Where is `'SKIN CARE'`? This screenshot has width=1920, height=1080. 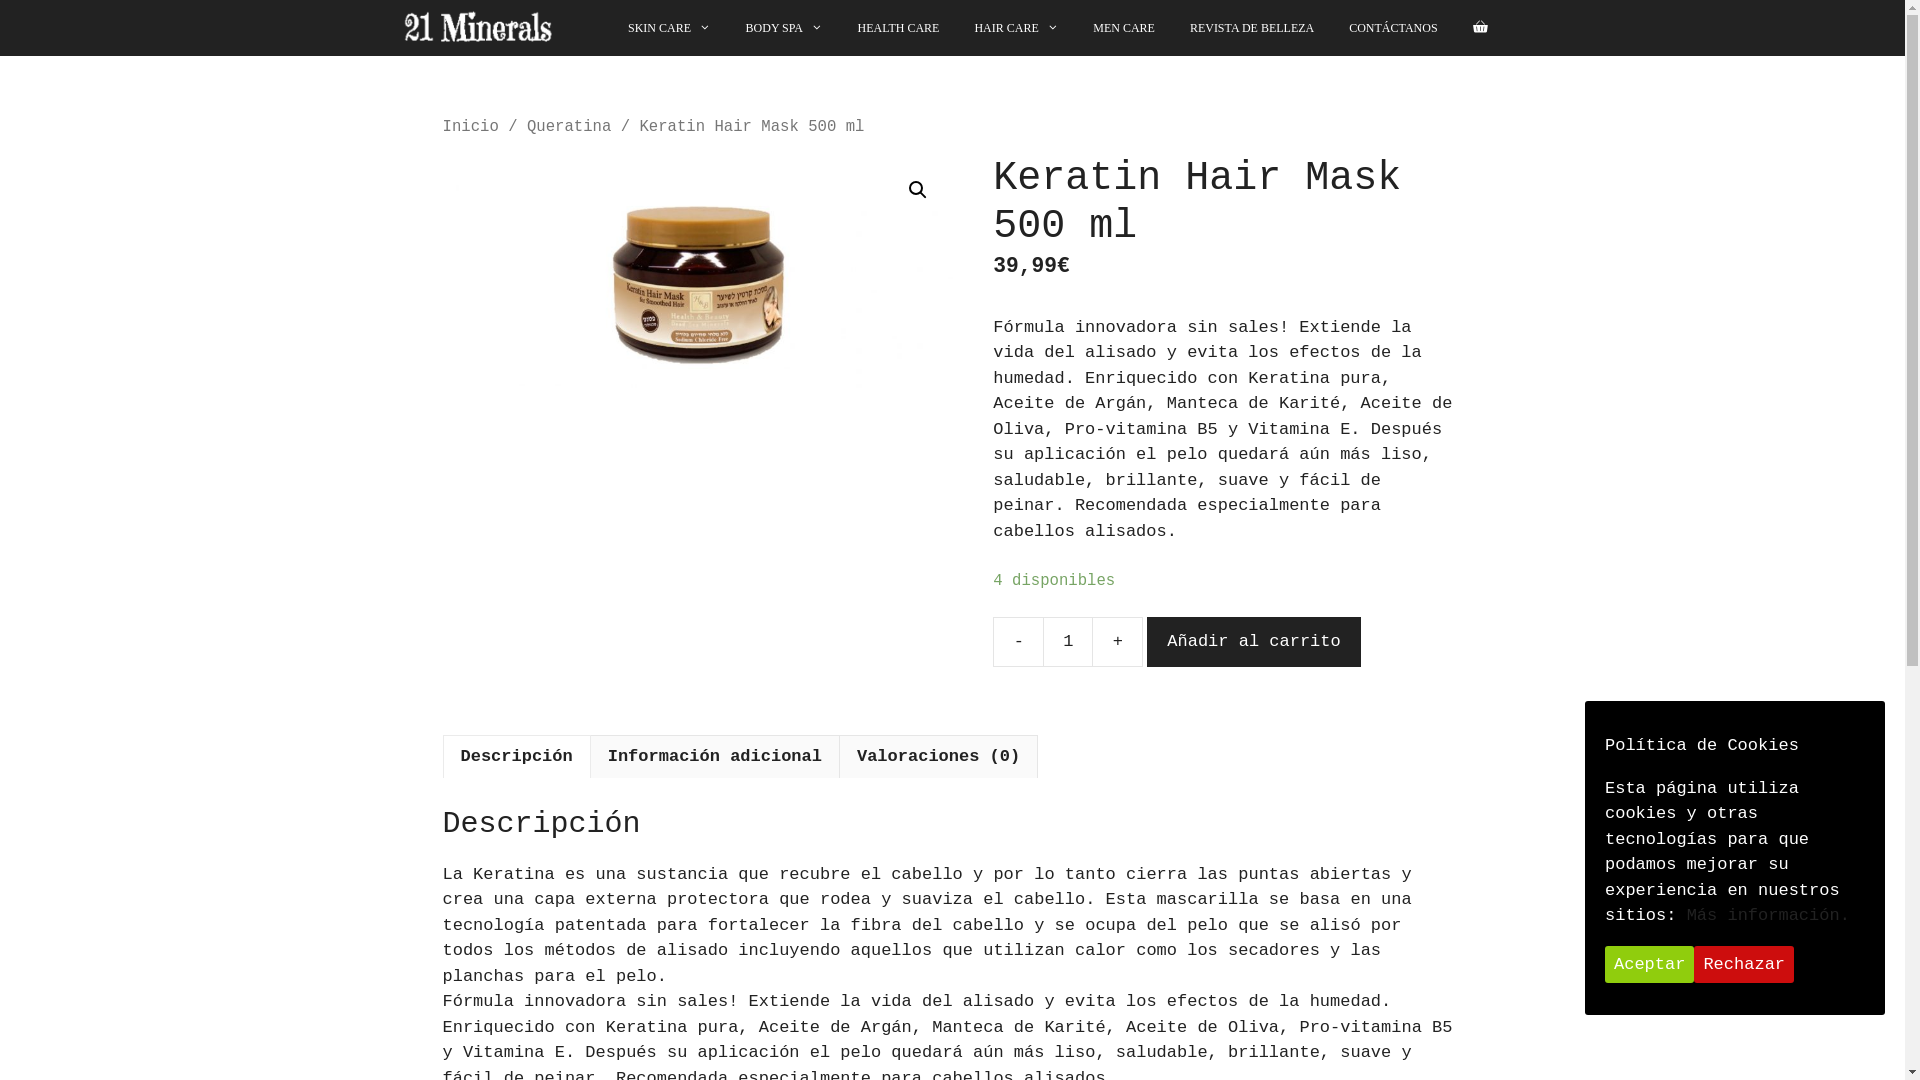 'SKIN CARE' is located at coordinates (612, 27).